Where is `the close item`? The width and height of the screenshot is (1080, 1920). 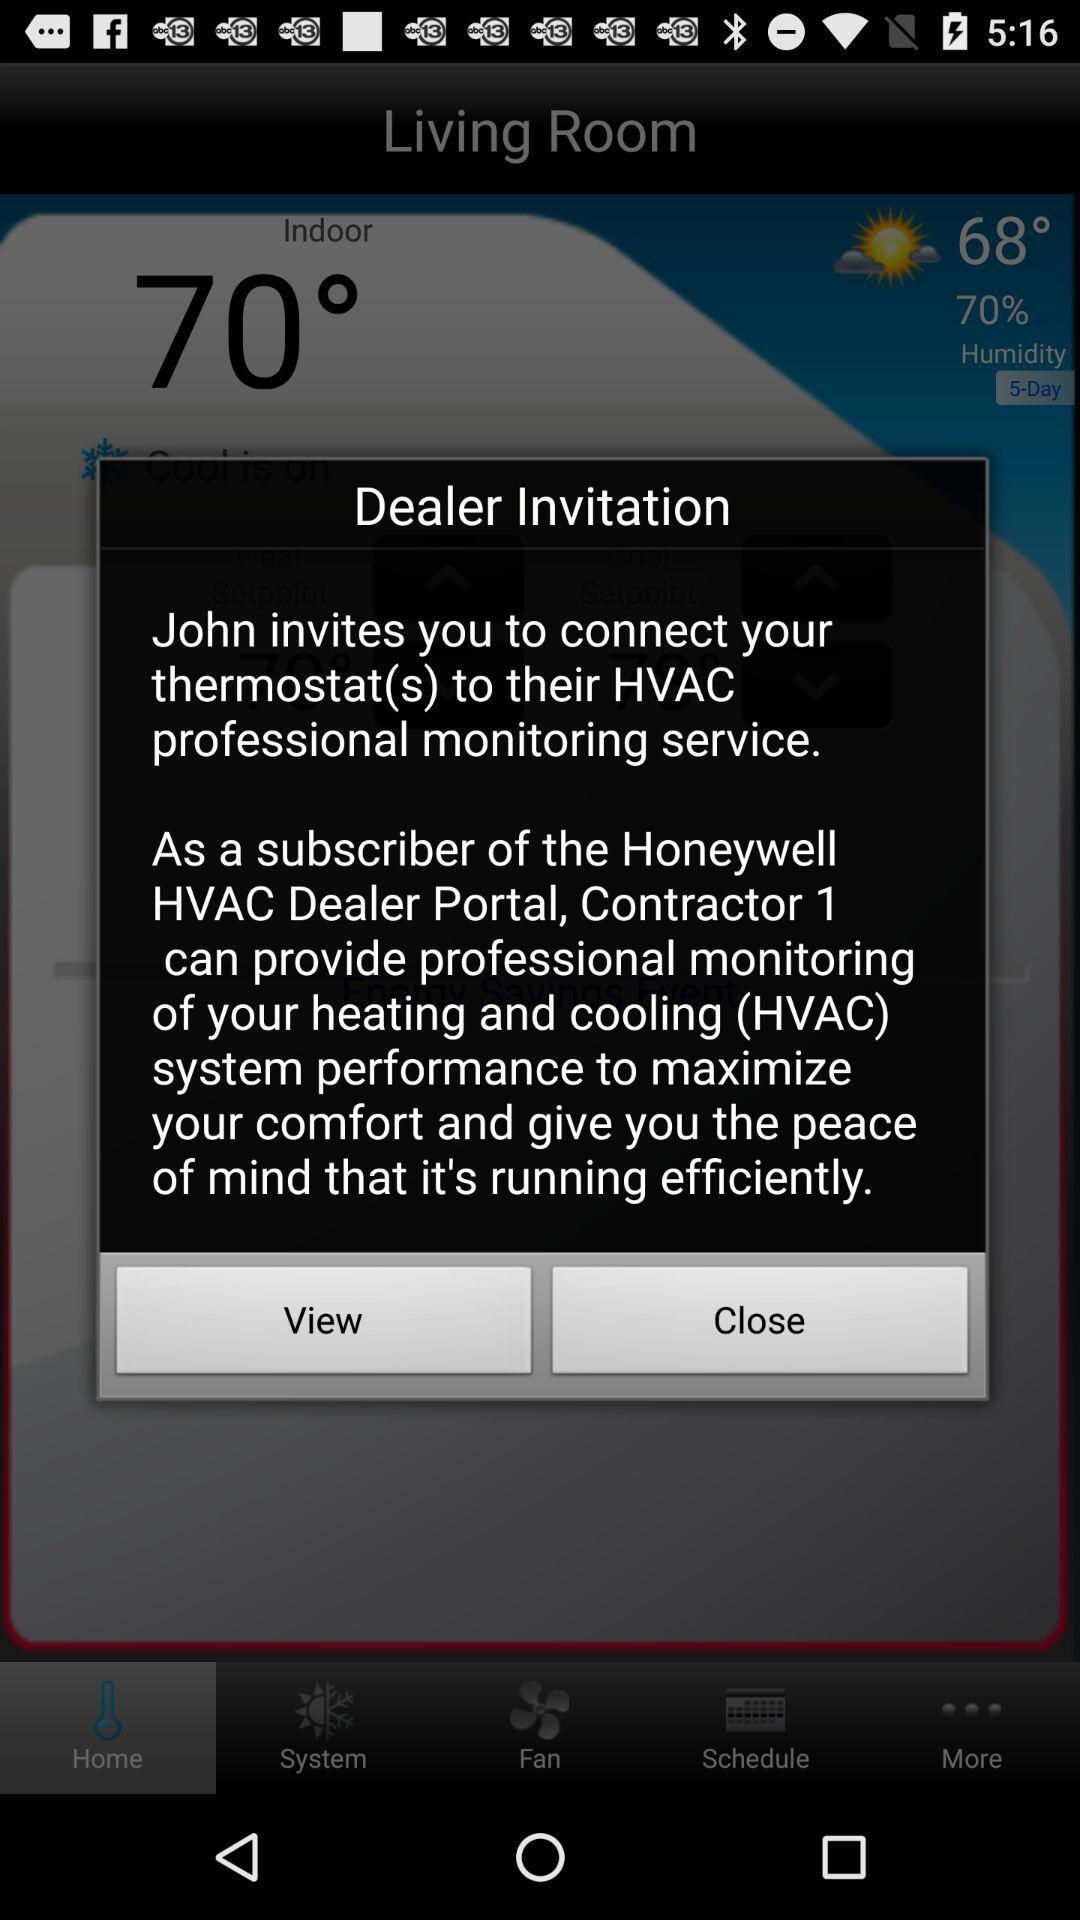
the close item is located at coordinates (760, 1325).